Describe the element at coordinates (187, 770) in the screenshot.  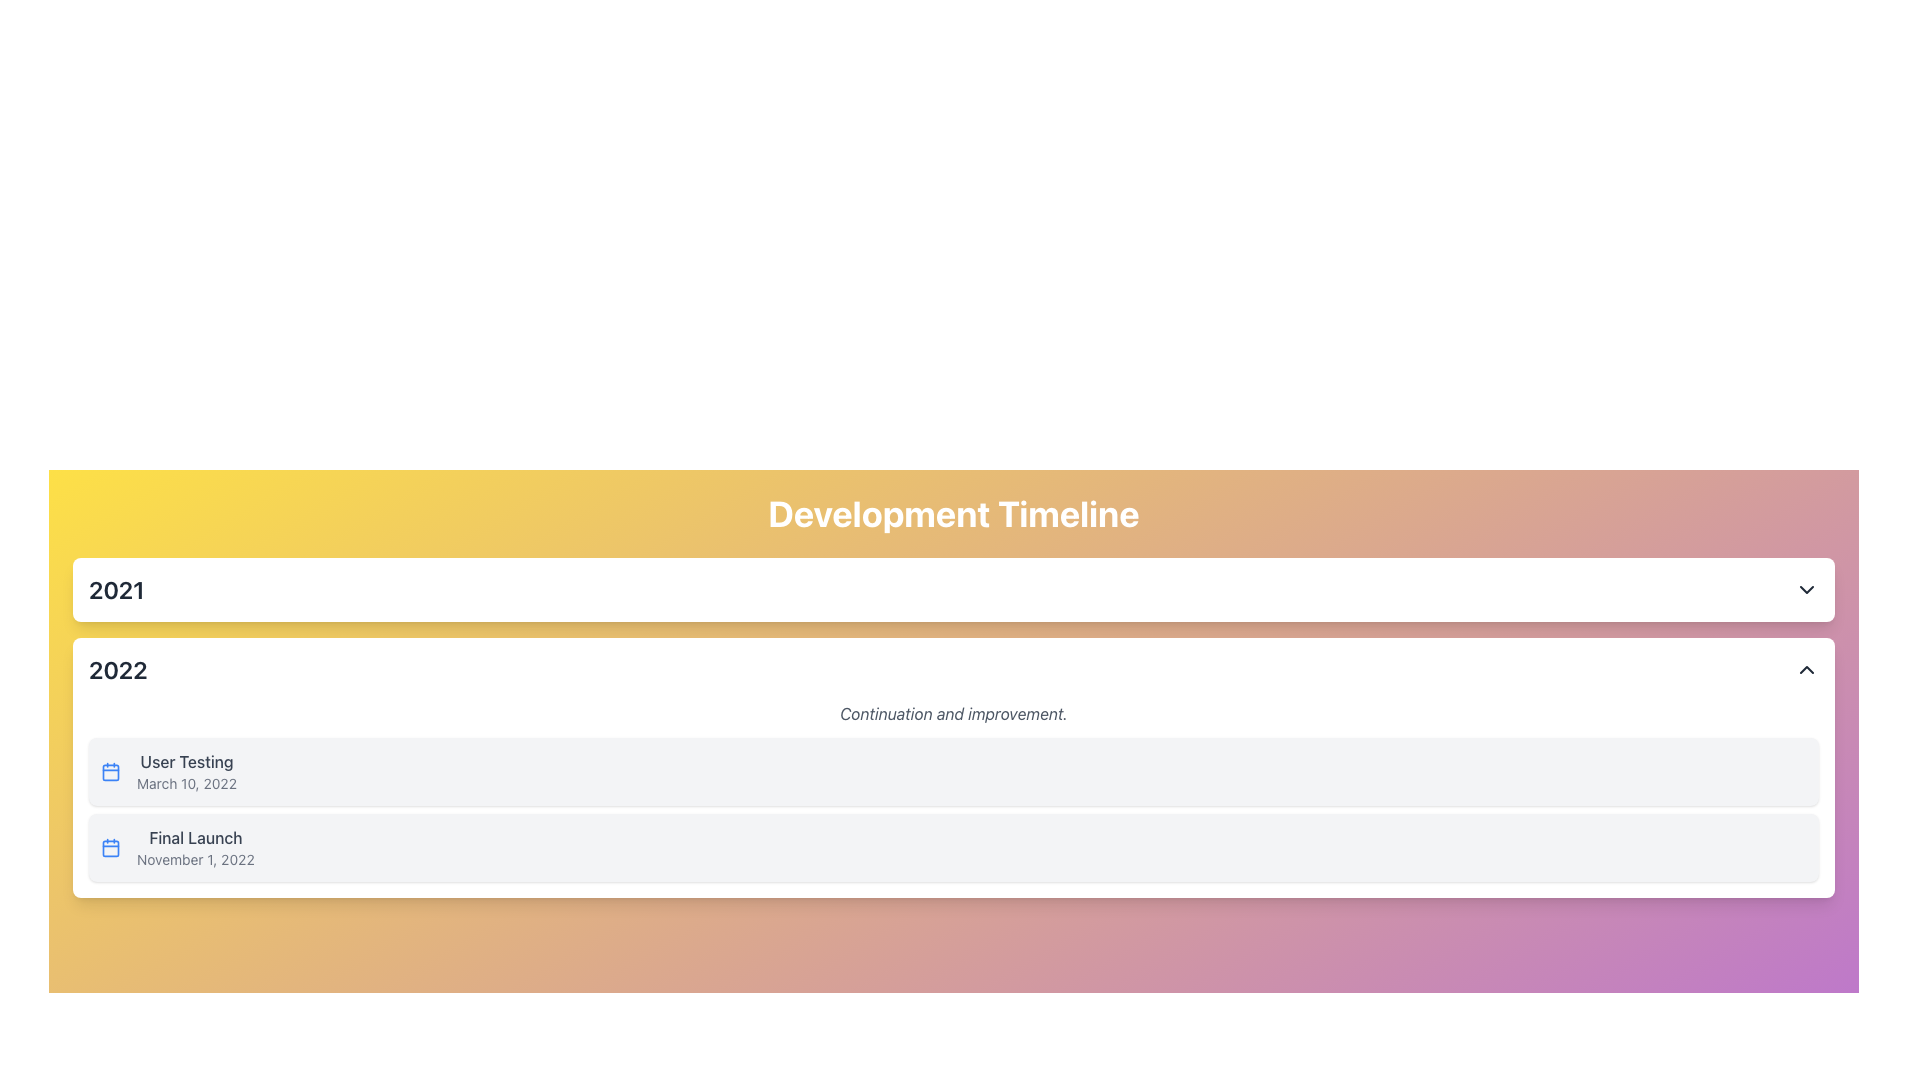
I see `the 'User Testing' text label displaying the date 'March 10, 2022' located in the card layout under the year 2022` at that location.